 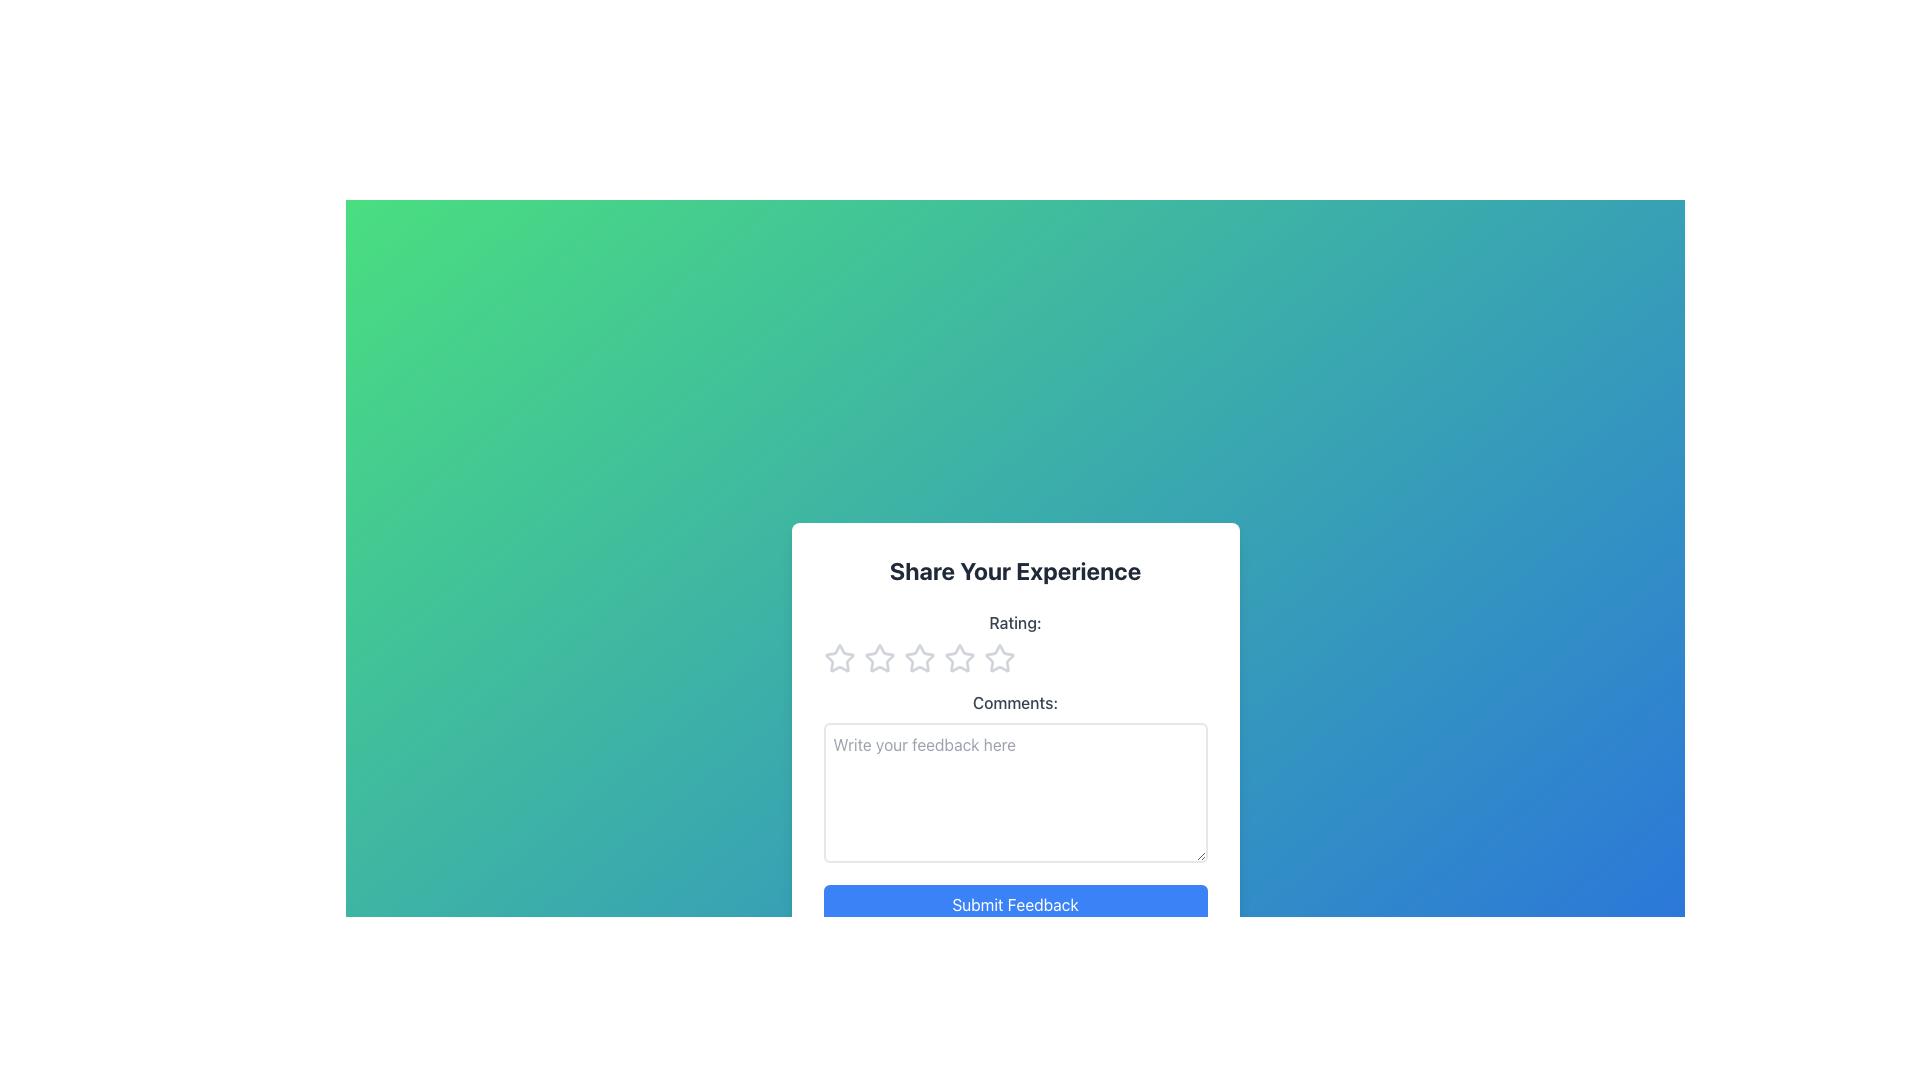 I want to click on the fourth star in the star rating component, so click(x=999, y=658).